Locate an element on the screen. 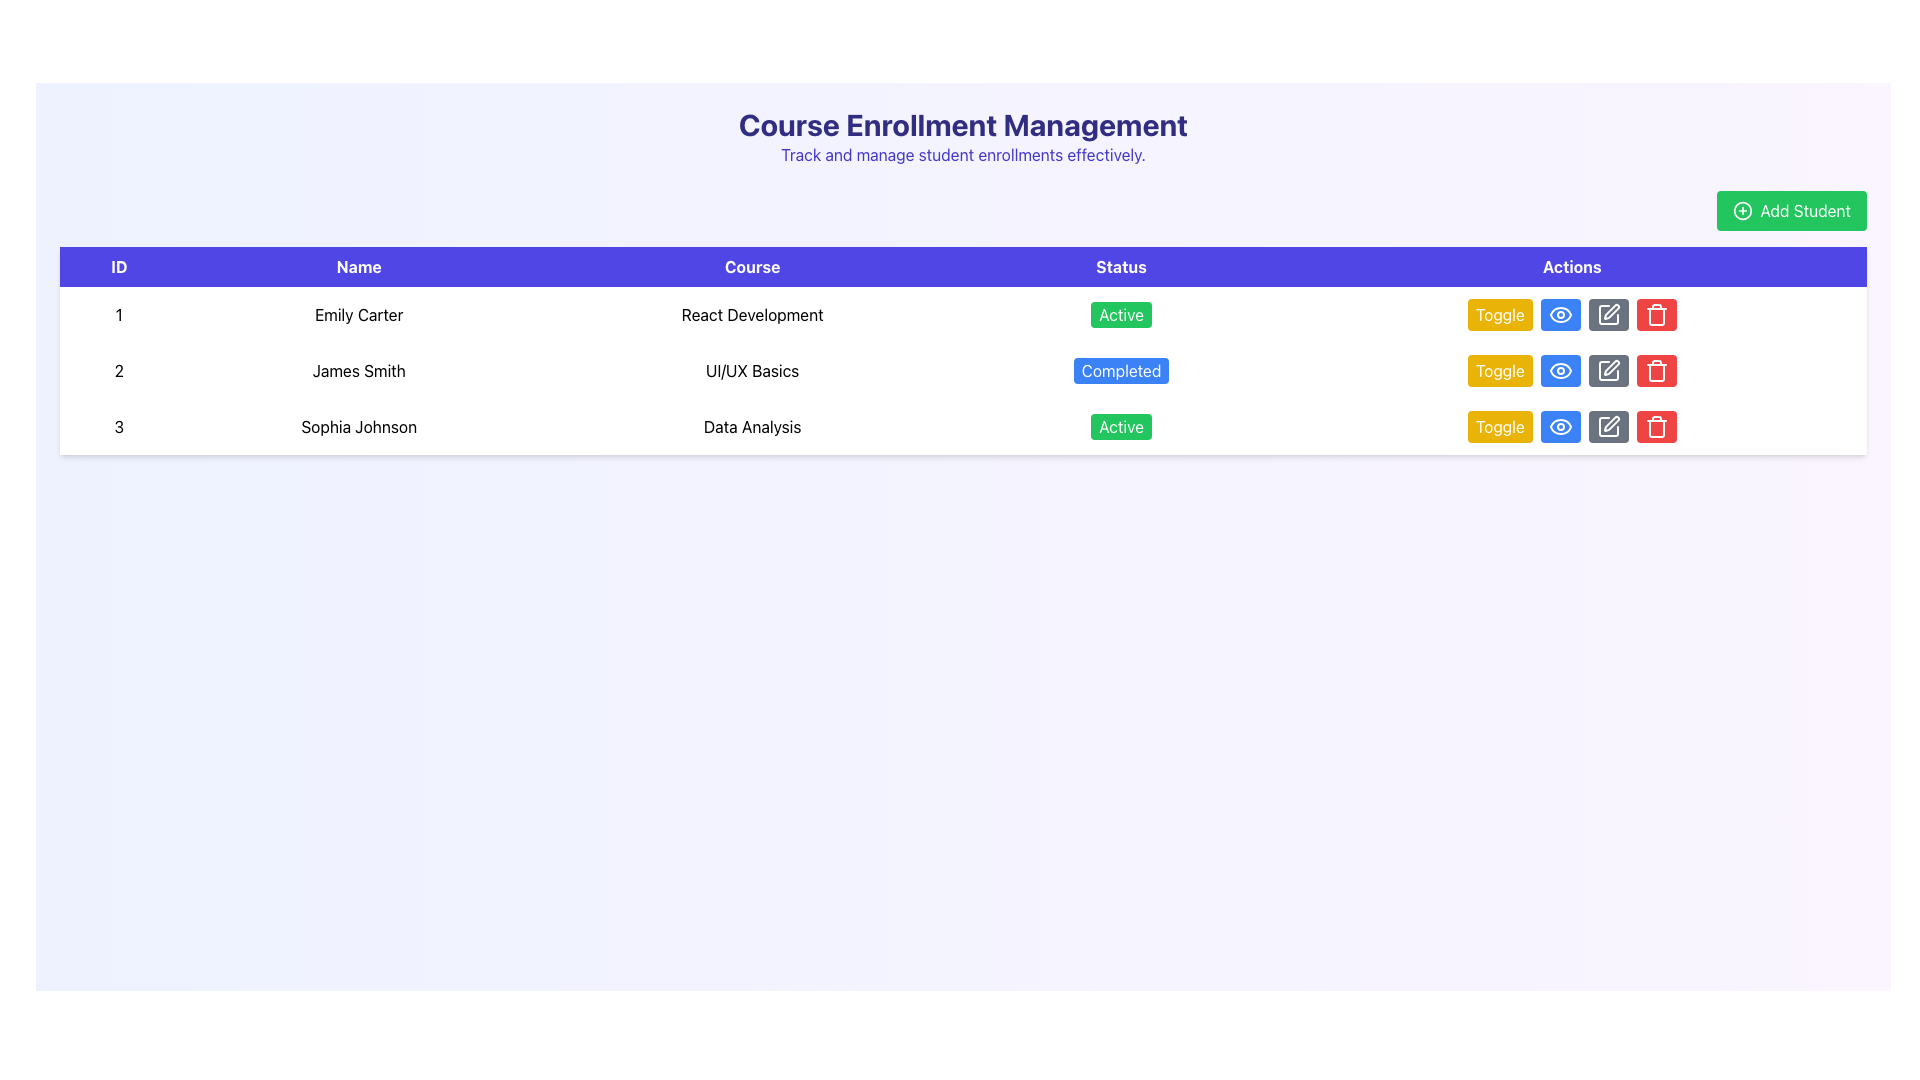 The width and height of the screenshot is (1920, 1080). the 'Active' status badge for 'Emily Carter' in the Status column of the table, which indicates the course 'React Development' is located at coordinates (1121, 315).